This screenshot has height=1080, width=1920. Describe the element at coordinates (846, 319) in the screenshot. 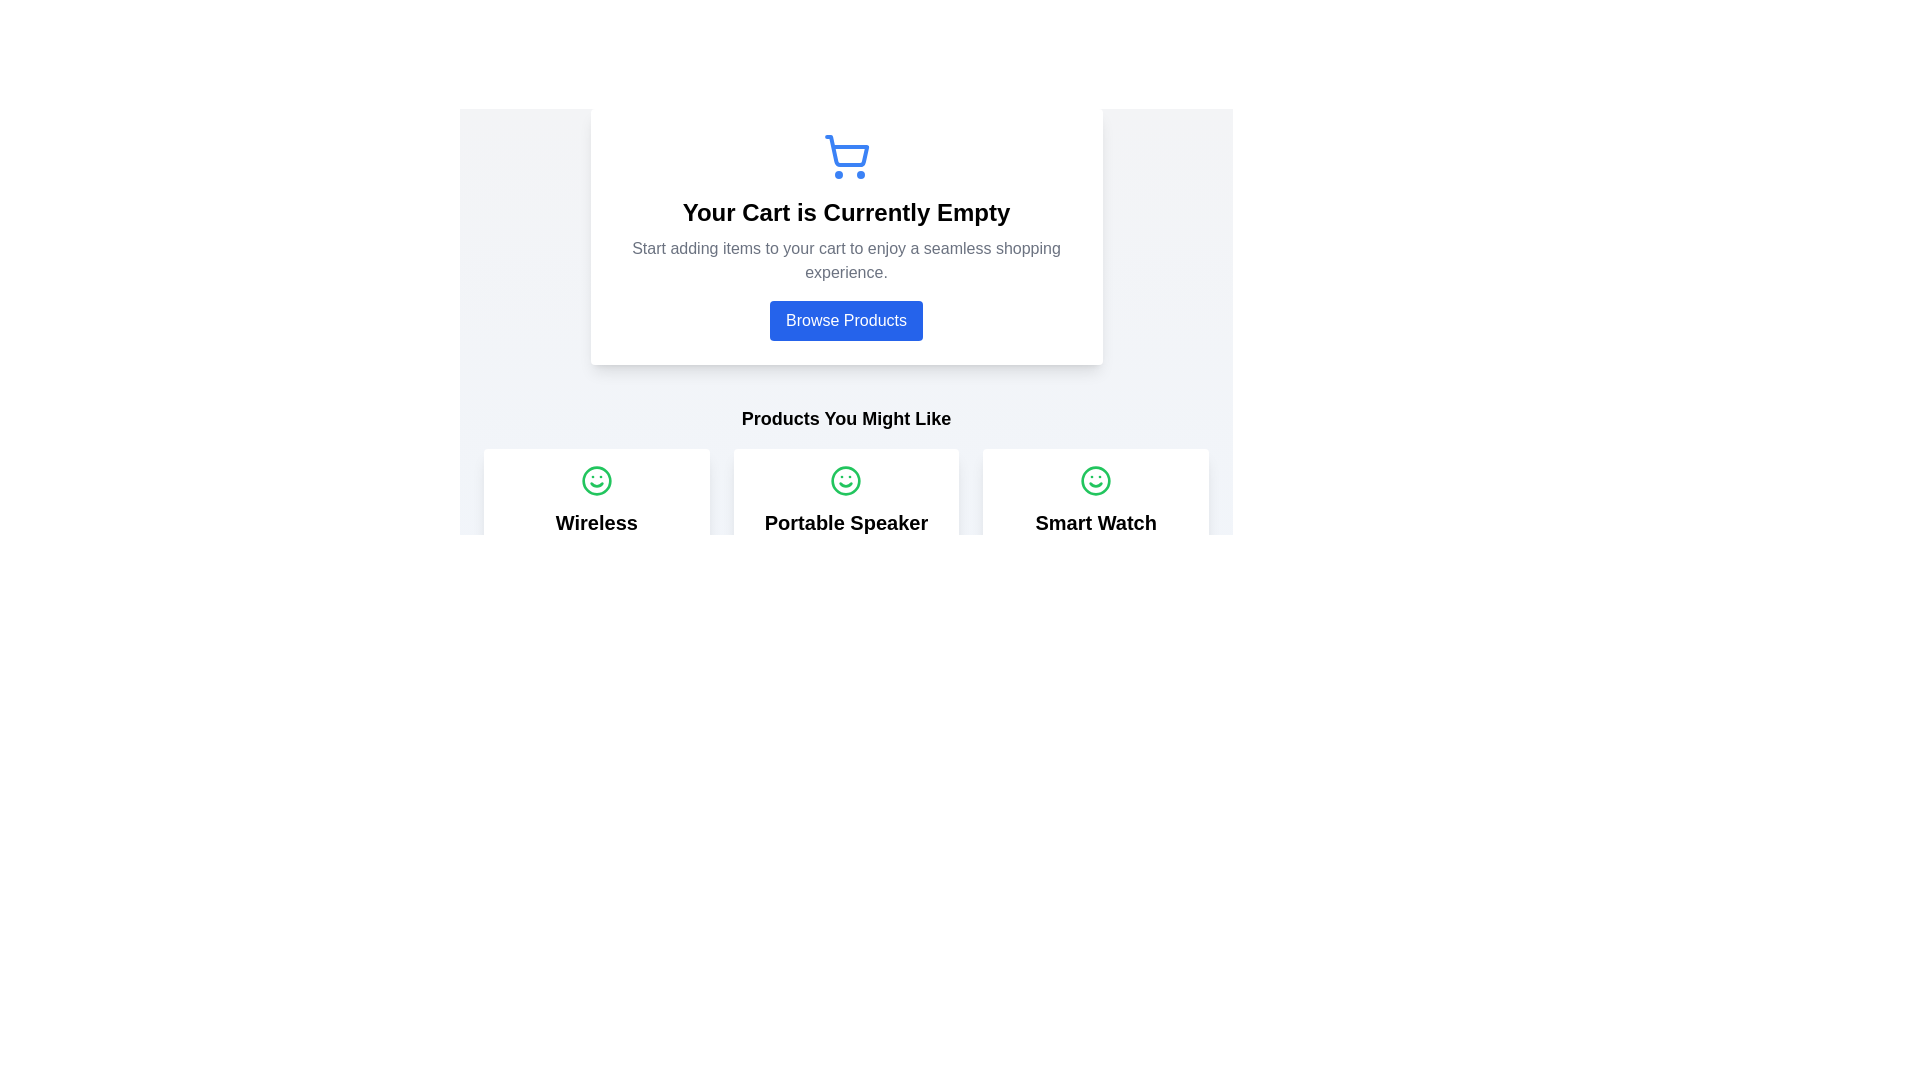

I see `the button located at the bottom of the centered white card that contains a shopping cart illustration and the text 'Your Cart is Currently Empty'` at that location.